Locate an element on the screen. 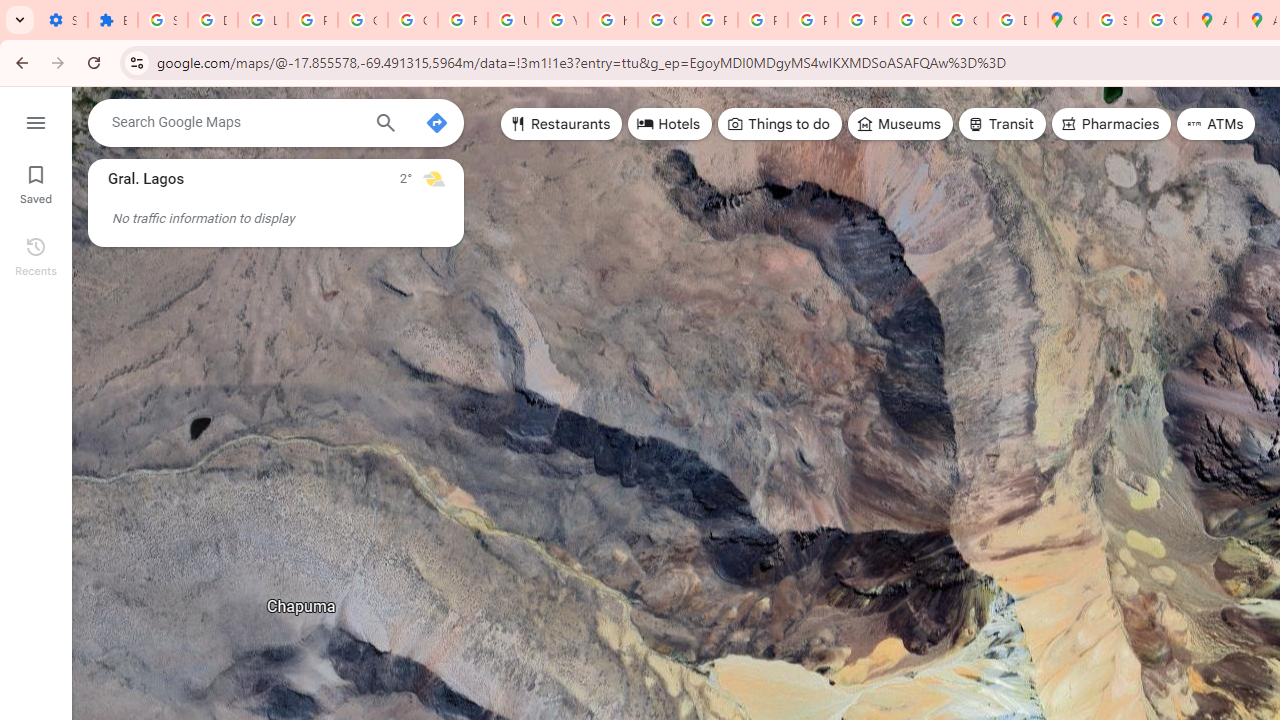 This screenshot has height=720, width=1280. 'Privacy Help Center - Policies Help' is located at coordinates (712, 20).